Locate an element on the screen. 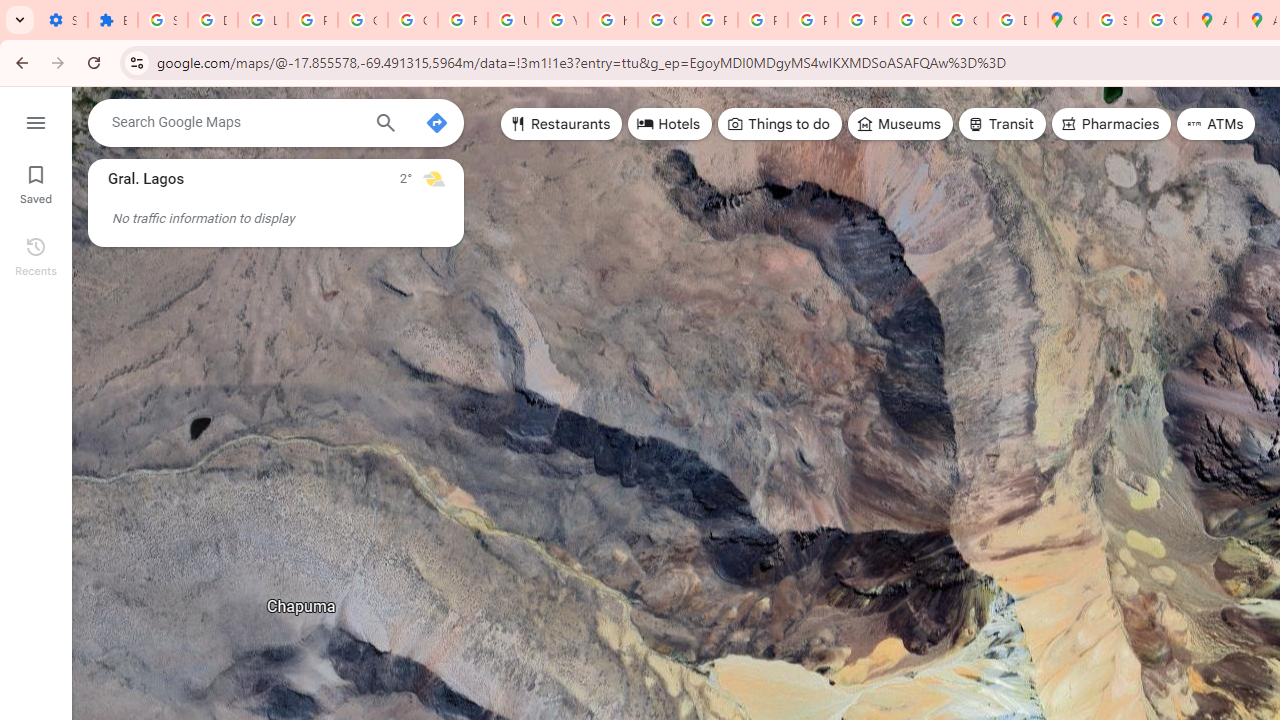 This screenshot has height=720, width=1280. 'Privacy Help Center - Policies Help' is located at coordinates (712, 20).